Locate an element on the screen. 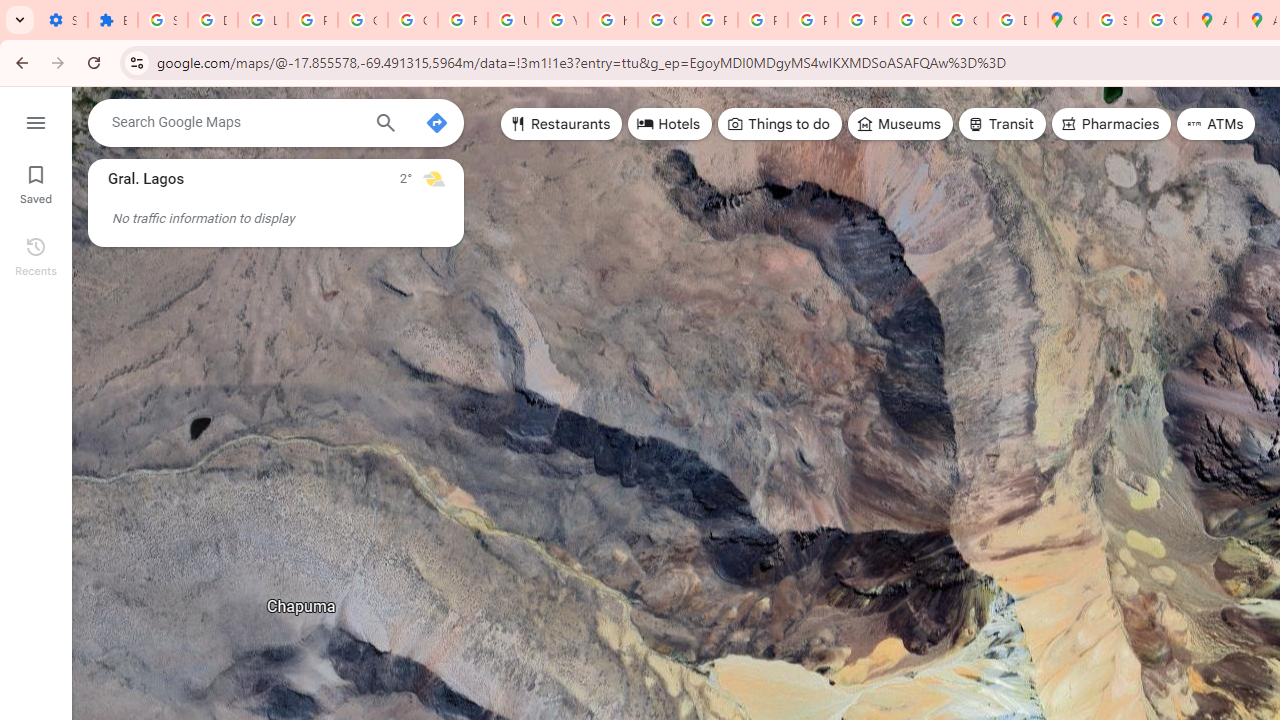 This screenshot has height=720, width=1280. 'Privacy Help Center - Policies Help' is located at coordinates (712, 20).